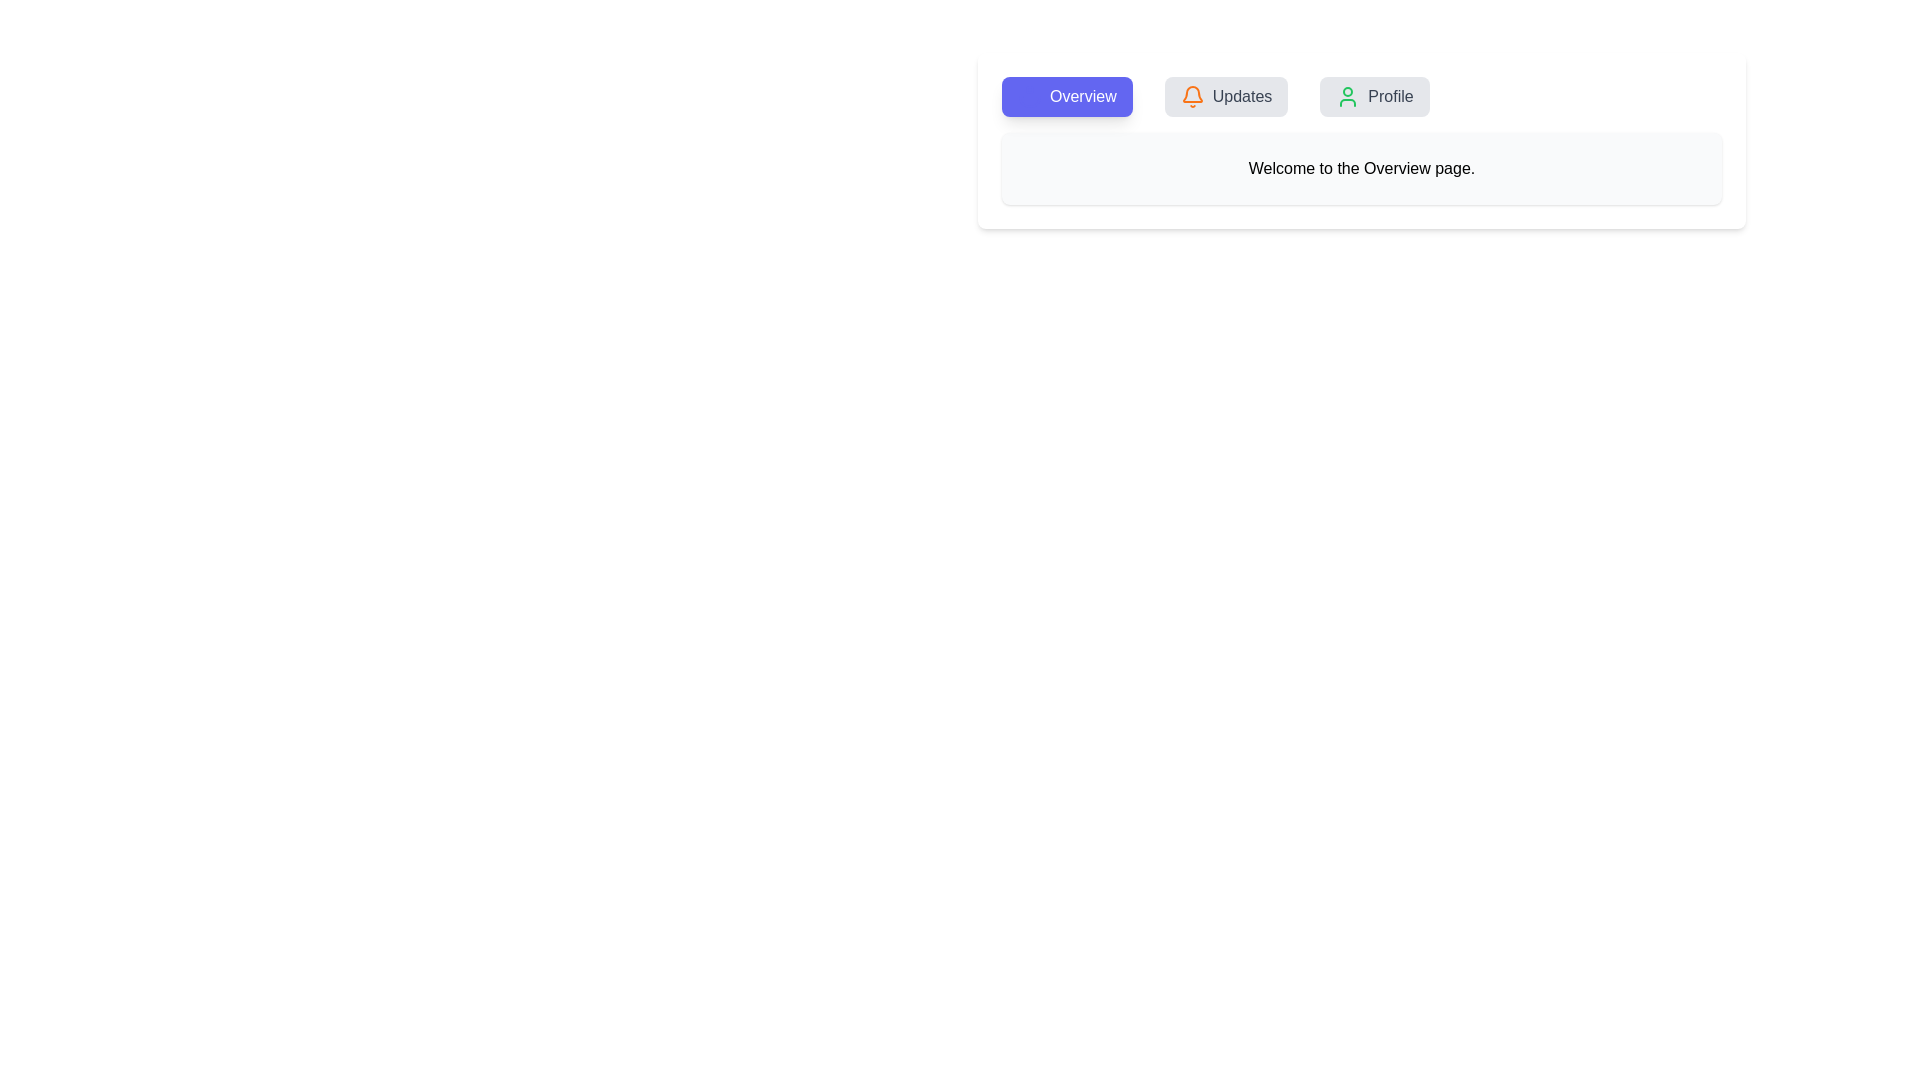  Describe the element at coordinates (1373, 96) in the screenshot. I see `the Profile tab by clicking on it` at that location.